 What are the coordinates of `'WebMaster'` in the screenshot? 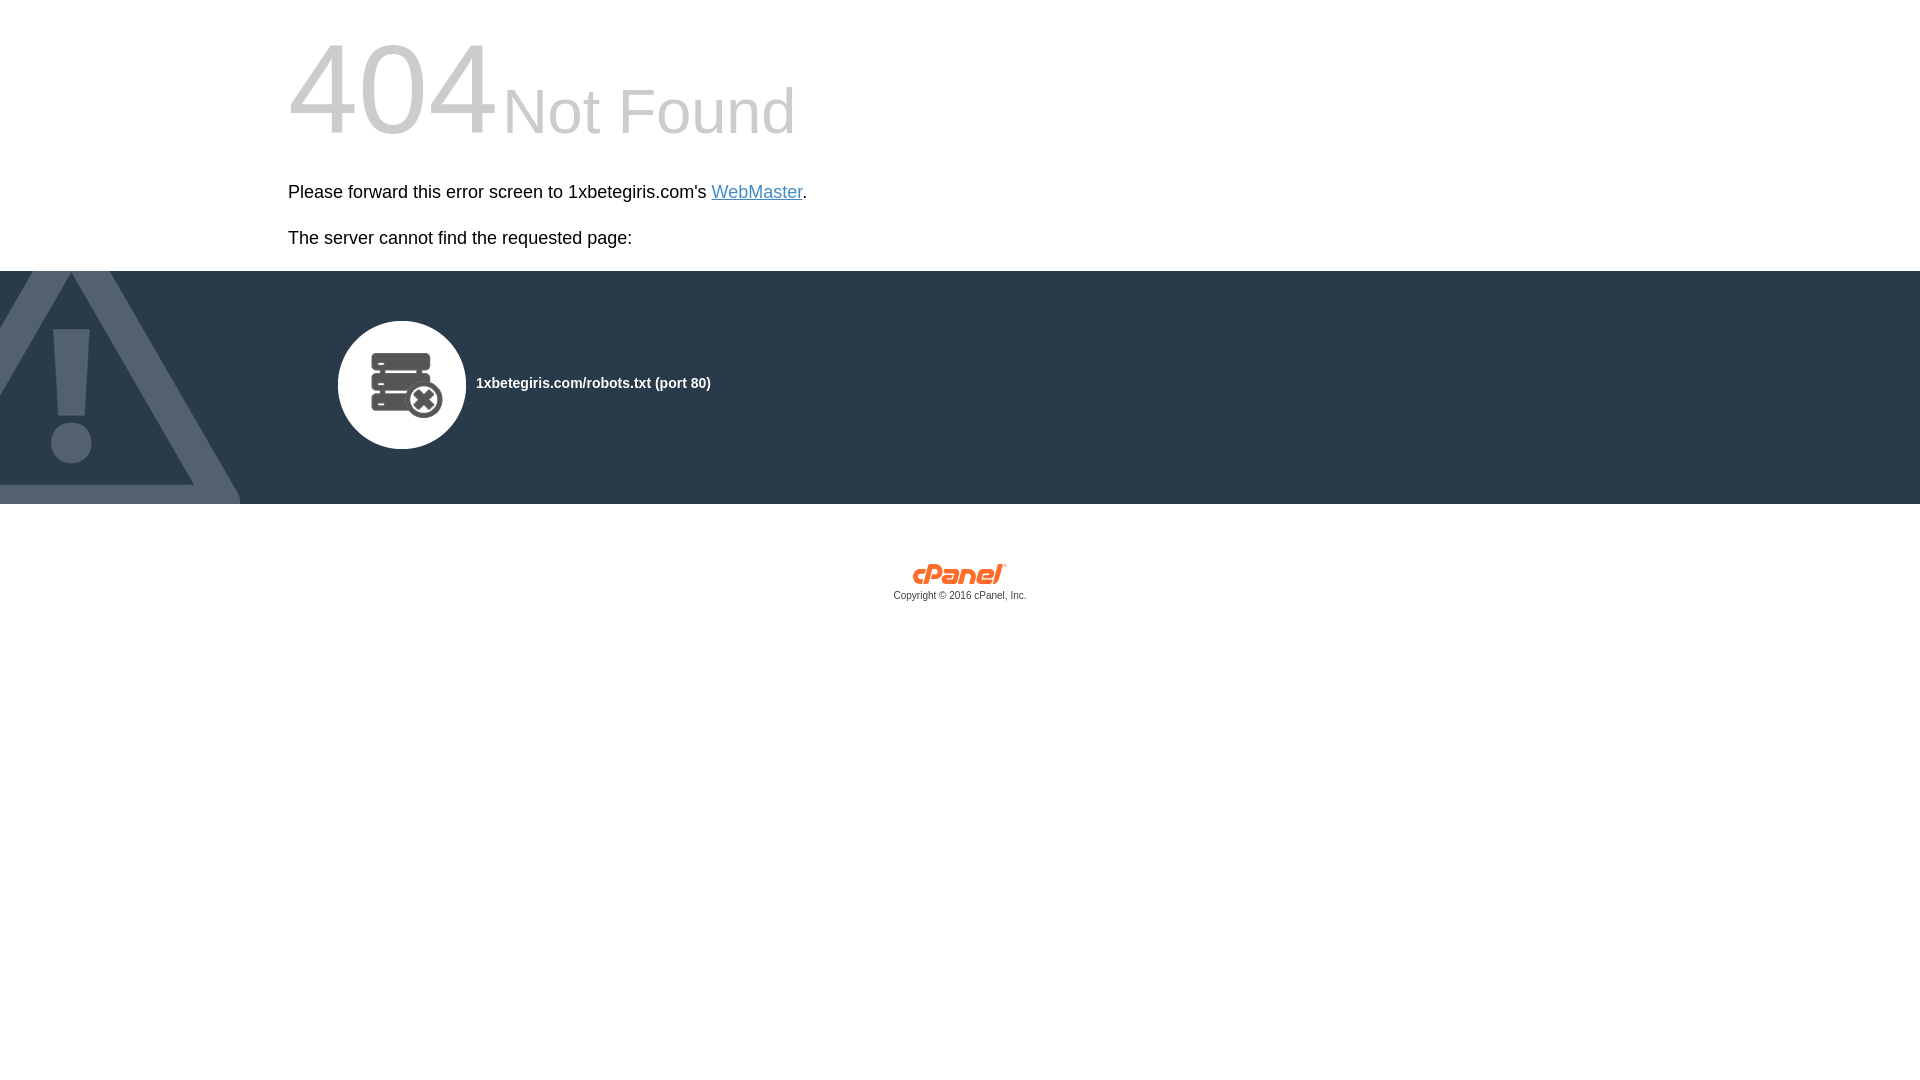 It's located at (756, 192).